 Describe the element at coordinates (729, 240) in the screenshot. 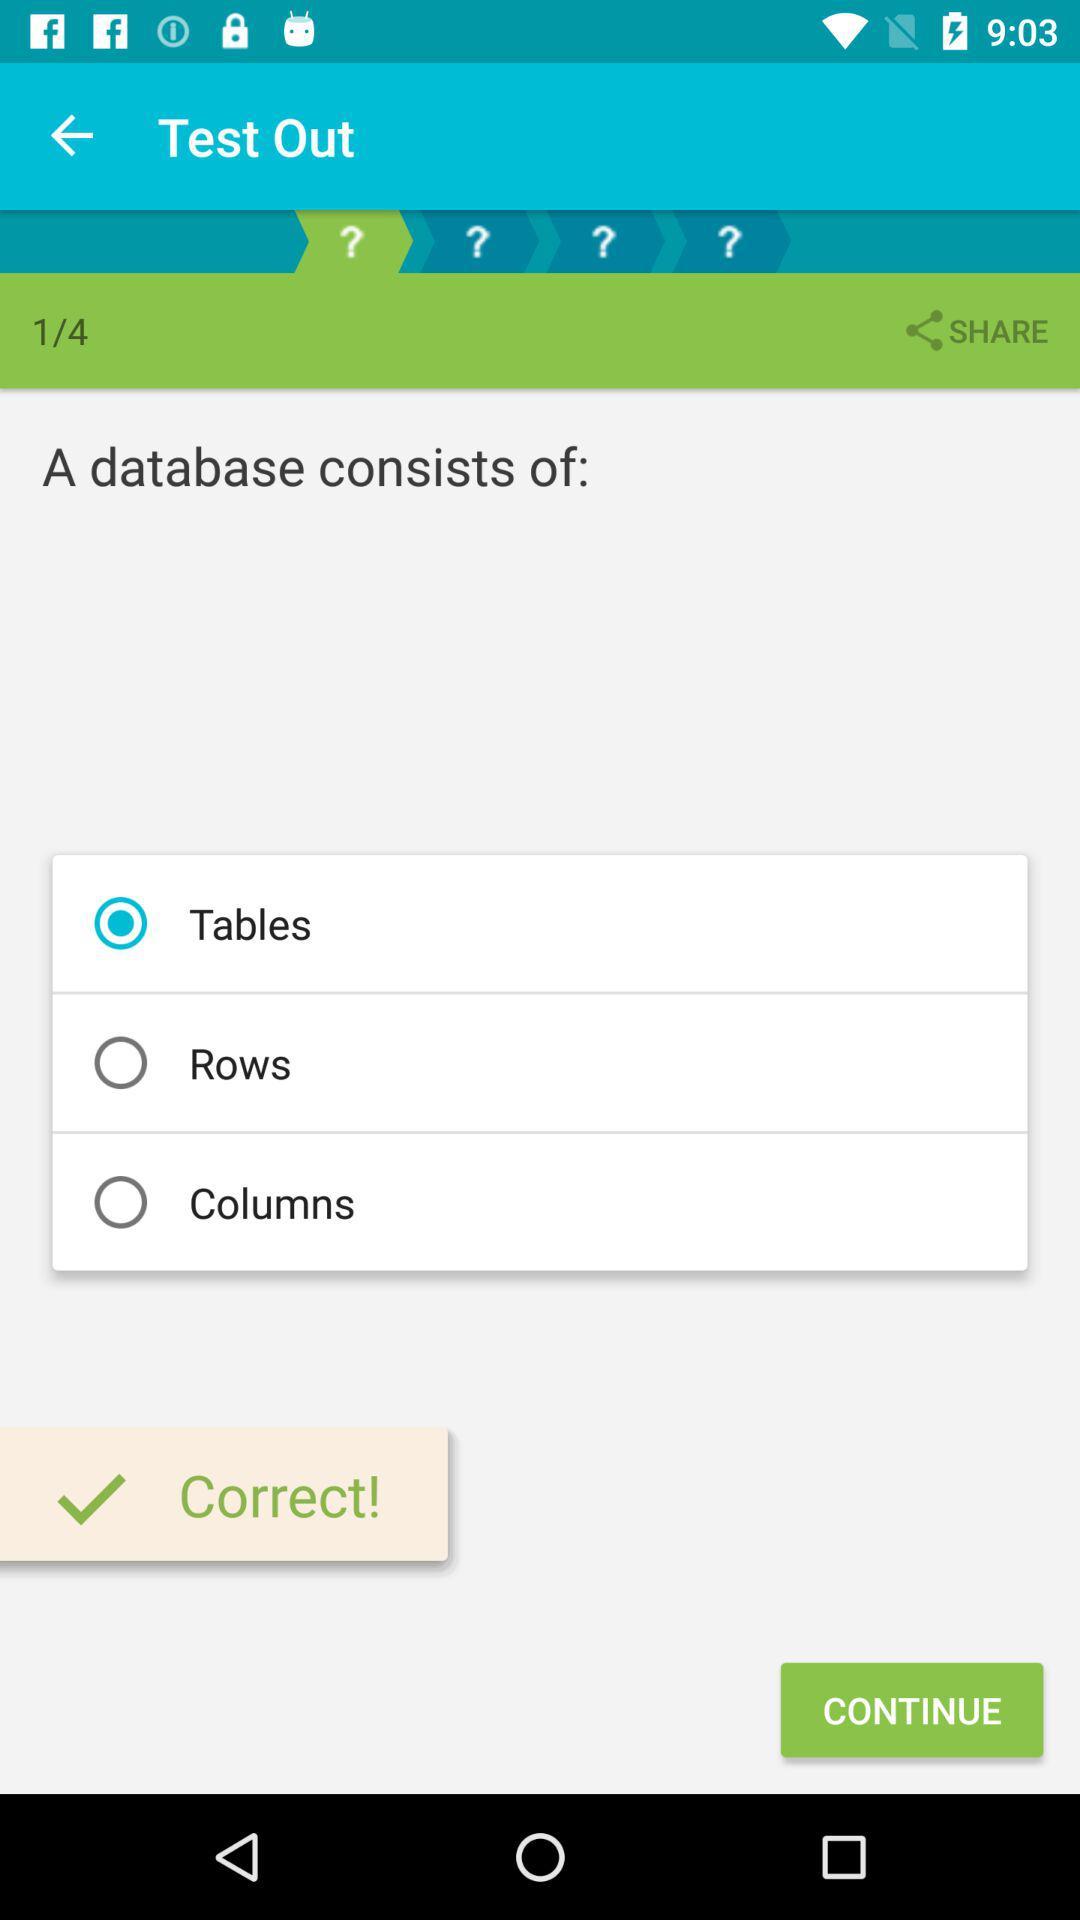

I see `question 4/4` at that location.